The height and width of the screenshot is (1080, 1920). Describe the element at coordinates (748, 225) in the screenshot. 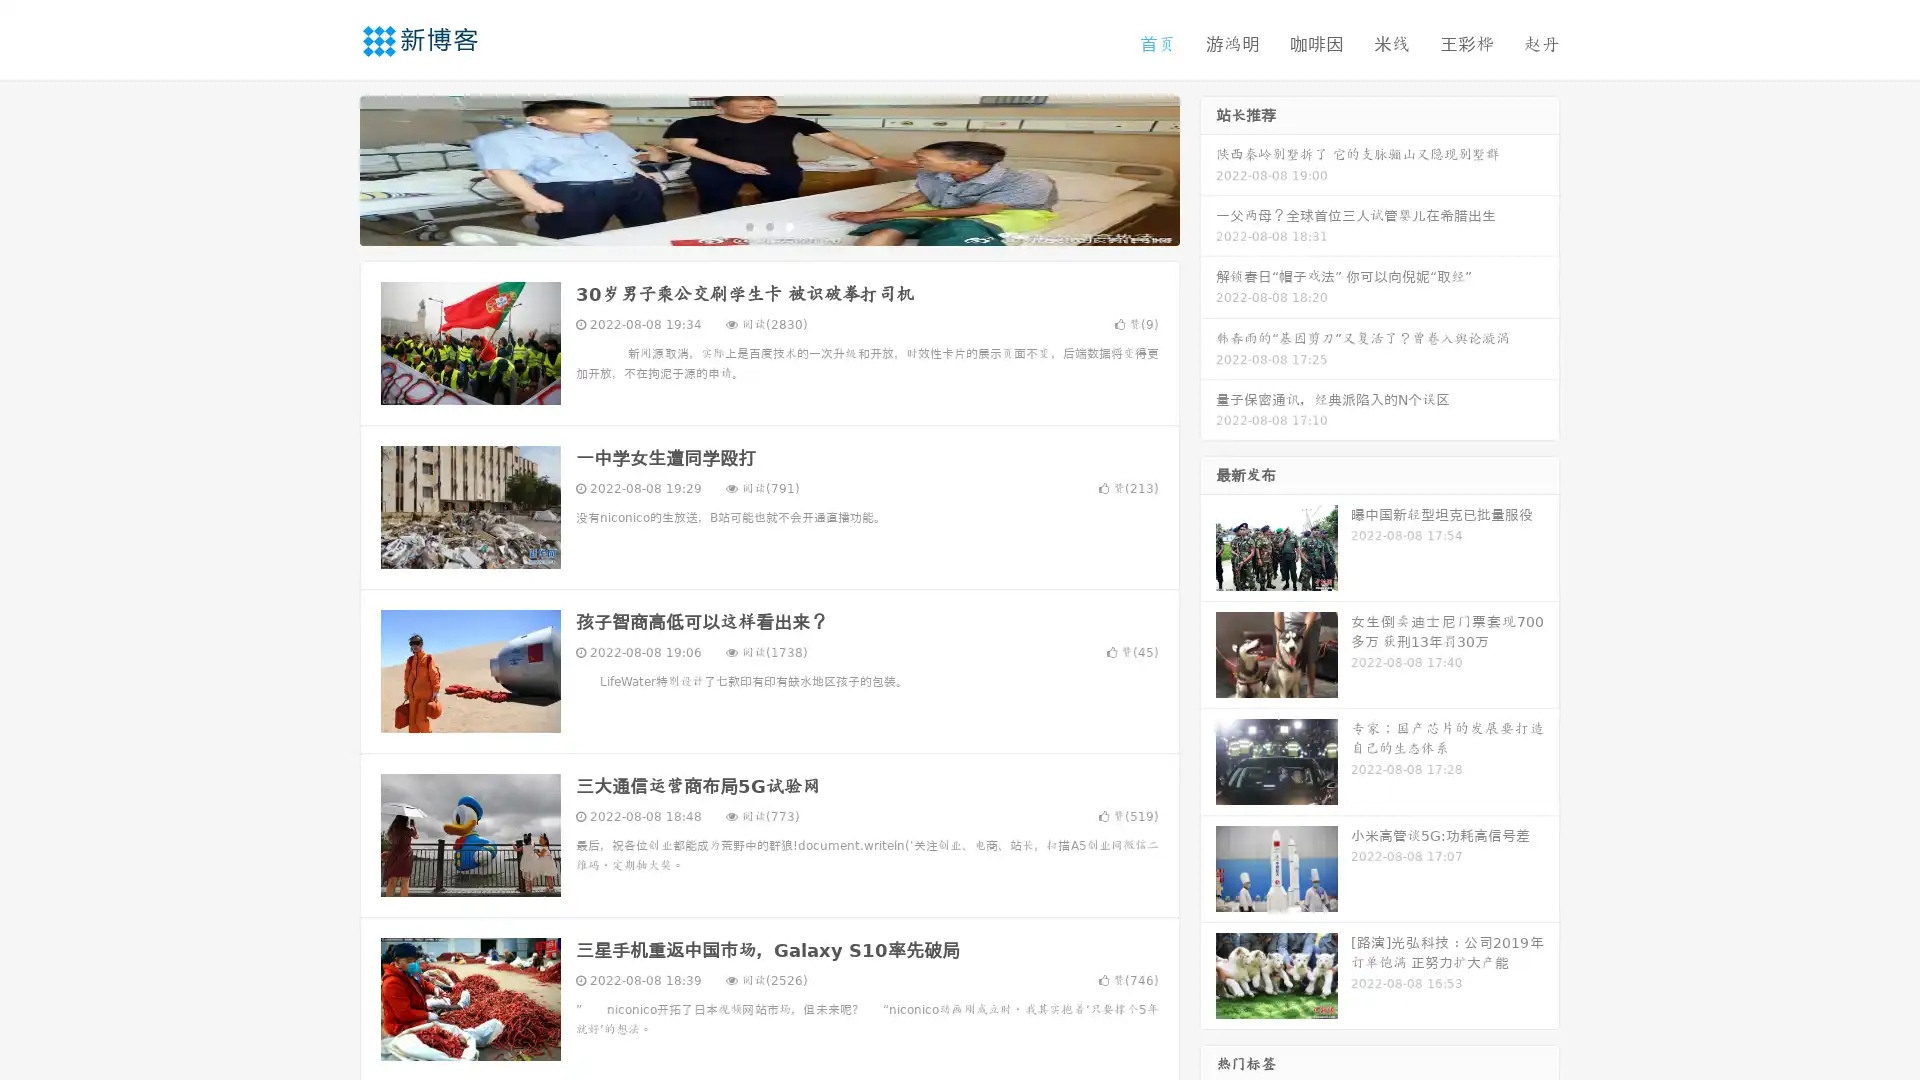

I see `Go to slide 1` at that location.